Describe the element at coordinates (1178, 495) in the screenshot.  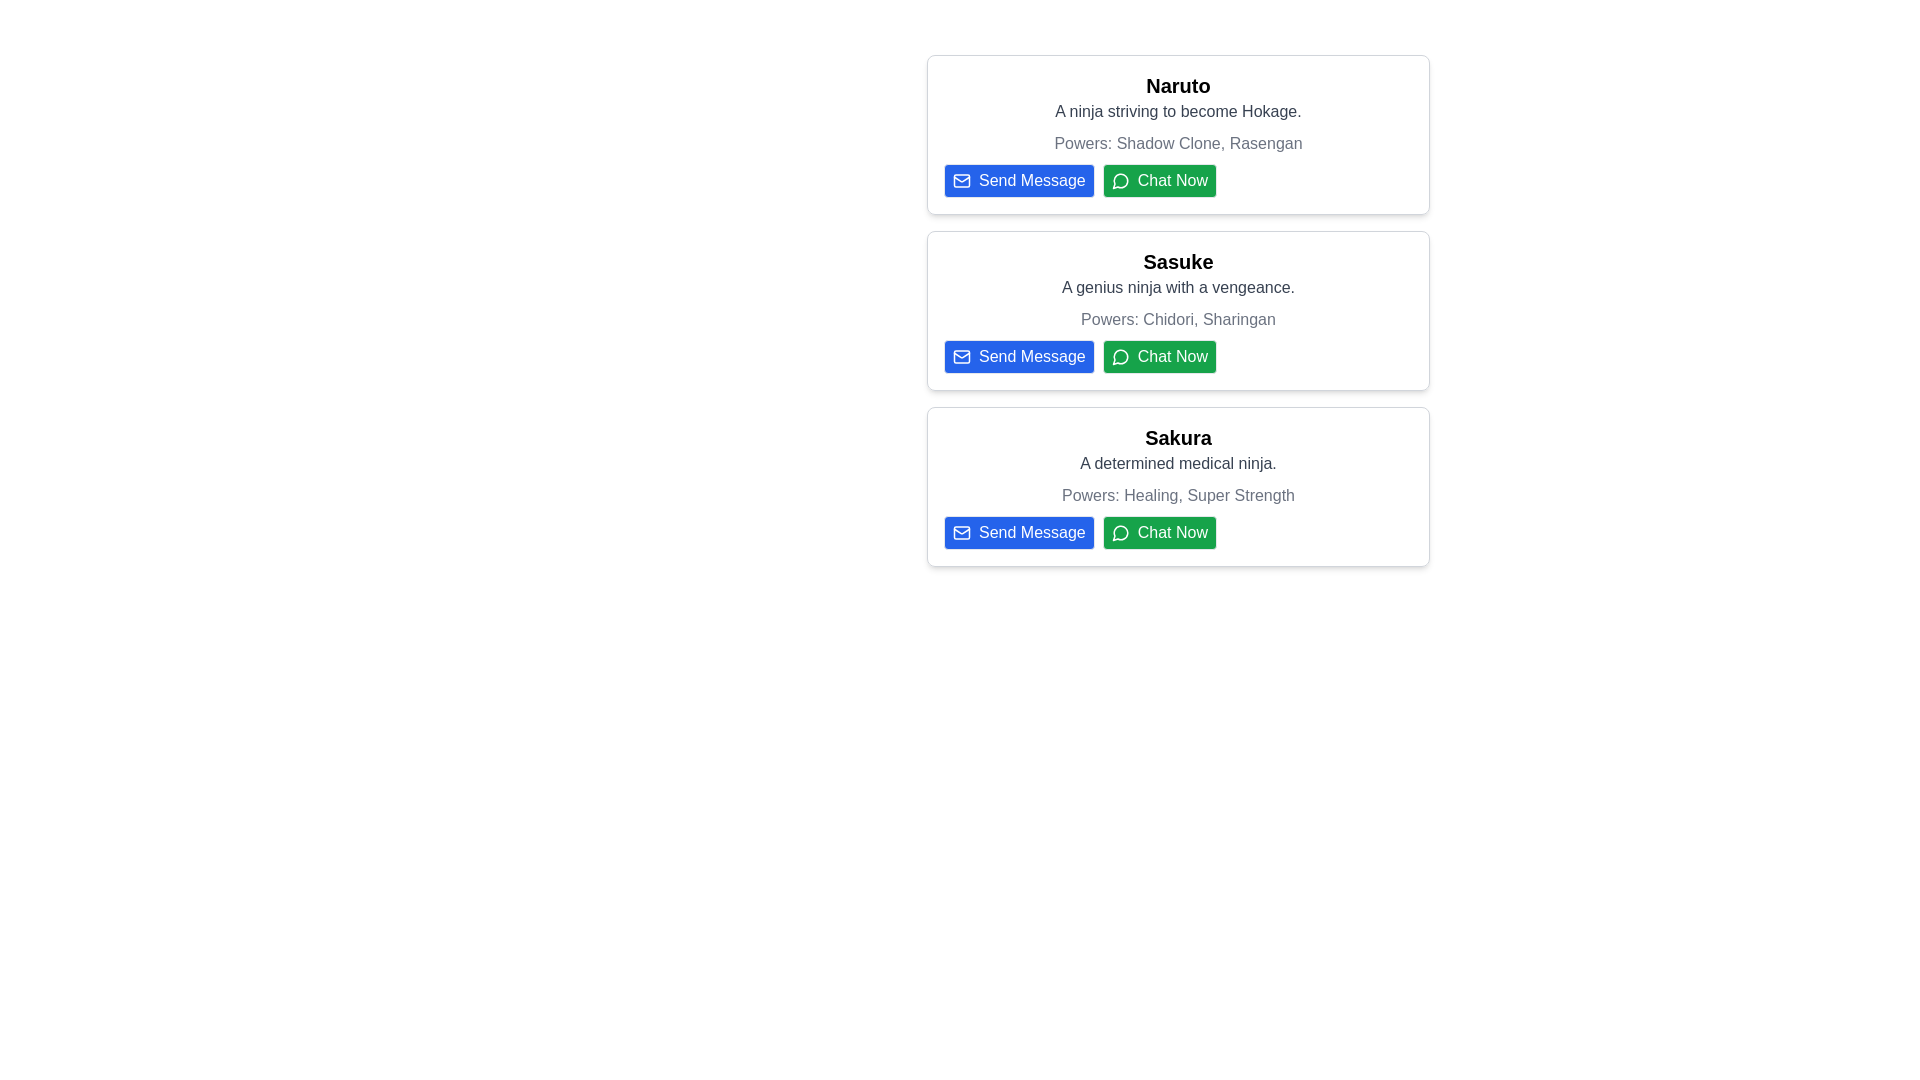
I see `the text label displaying 'Powers: Healing, Super Strength' located beneath the description 'A determined medical ninja.' in the 'Sakura' card layout` at that location.